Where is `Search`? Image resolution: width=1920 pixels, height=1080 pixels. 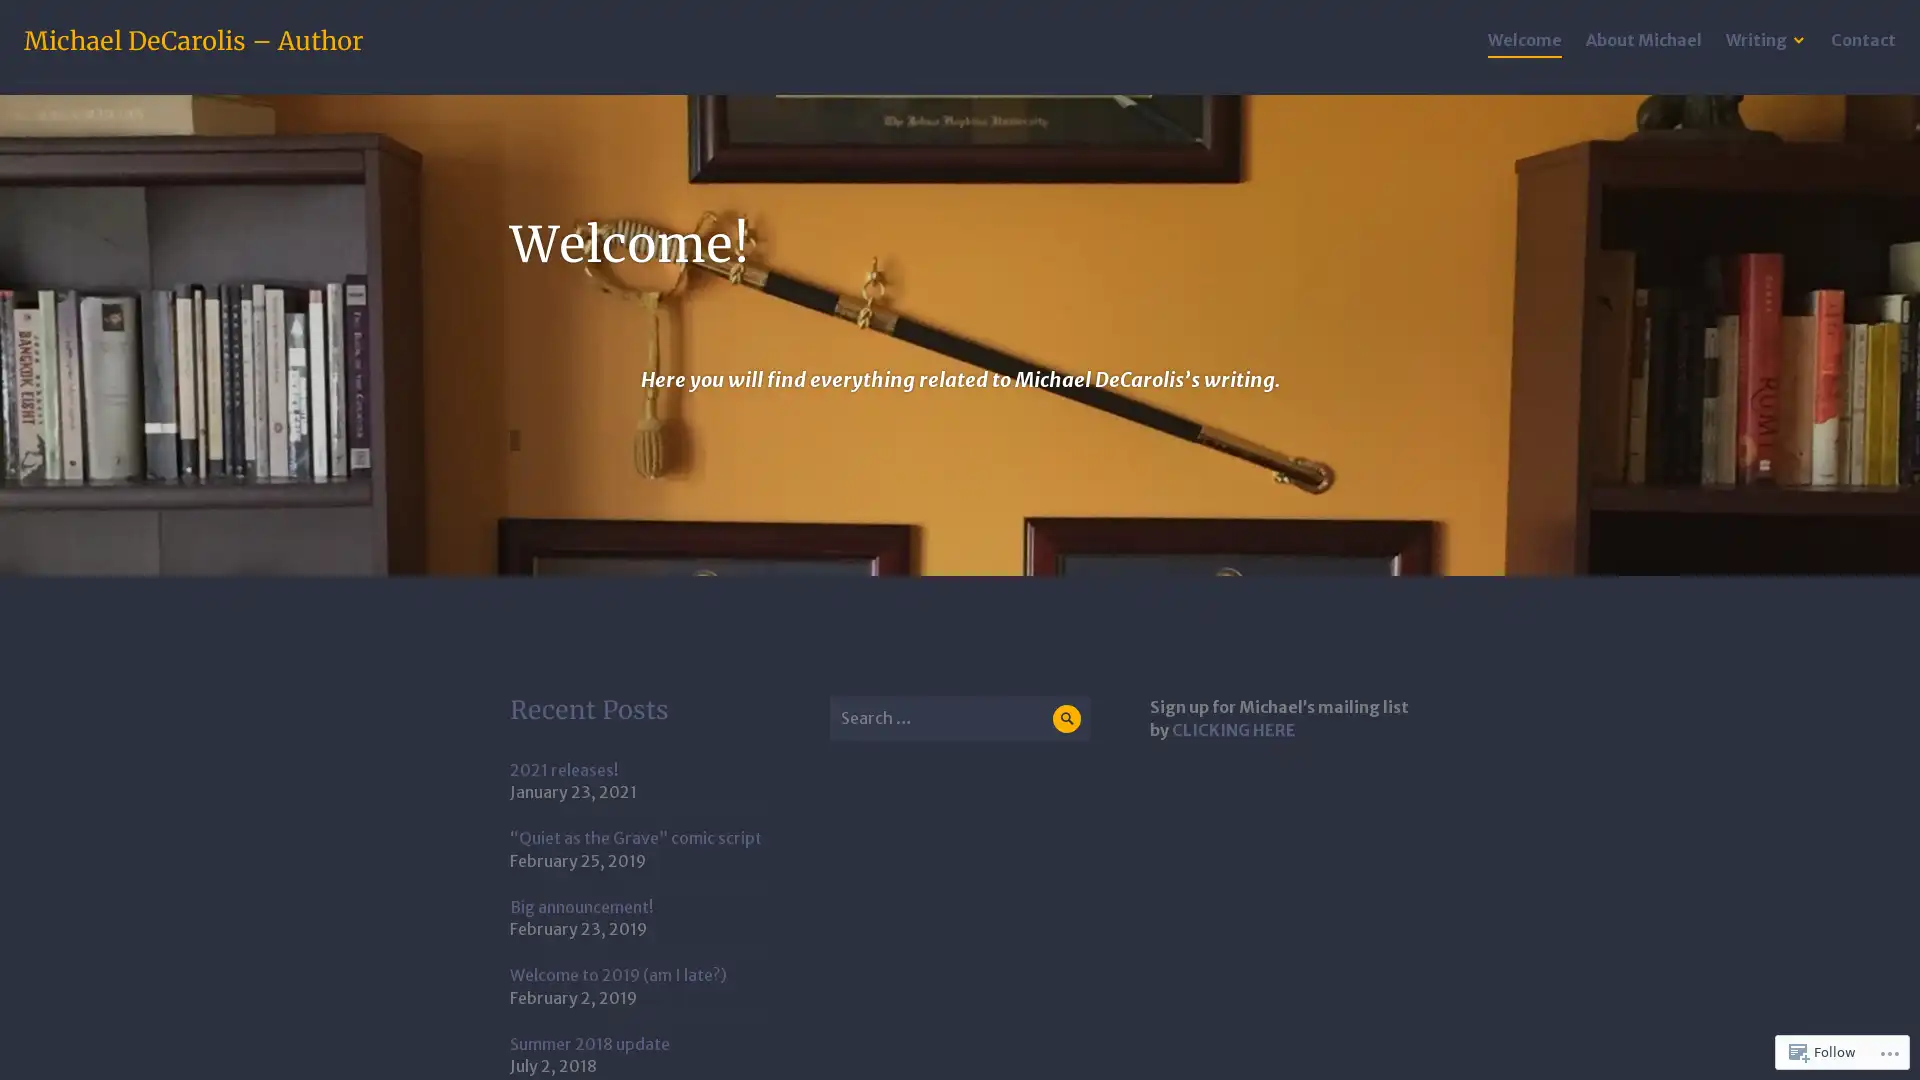 Search is located at coordinates (1065, 717).